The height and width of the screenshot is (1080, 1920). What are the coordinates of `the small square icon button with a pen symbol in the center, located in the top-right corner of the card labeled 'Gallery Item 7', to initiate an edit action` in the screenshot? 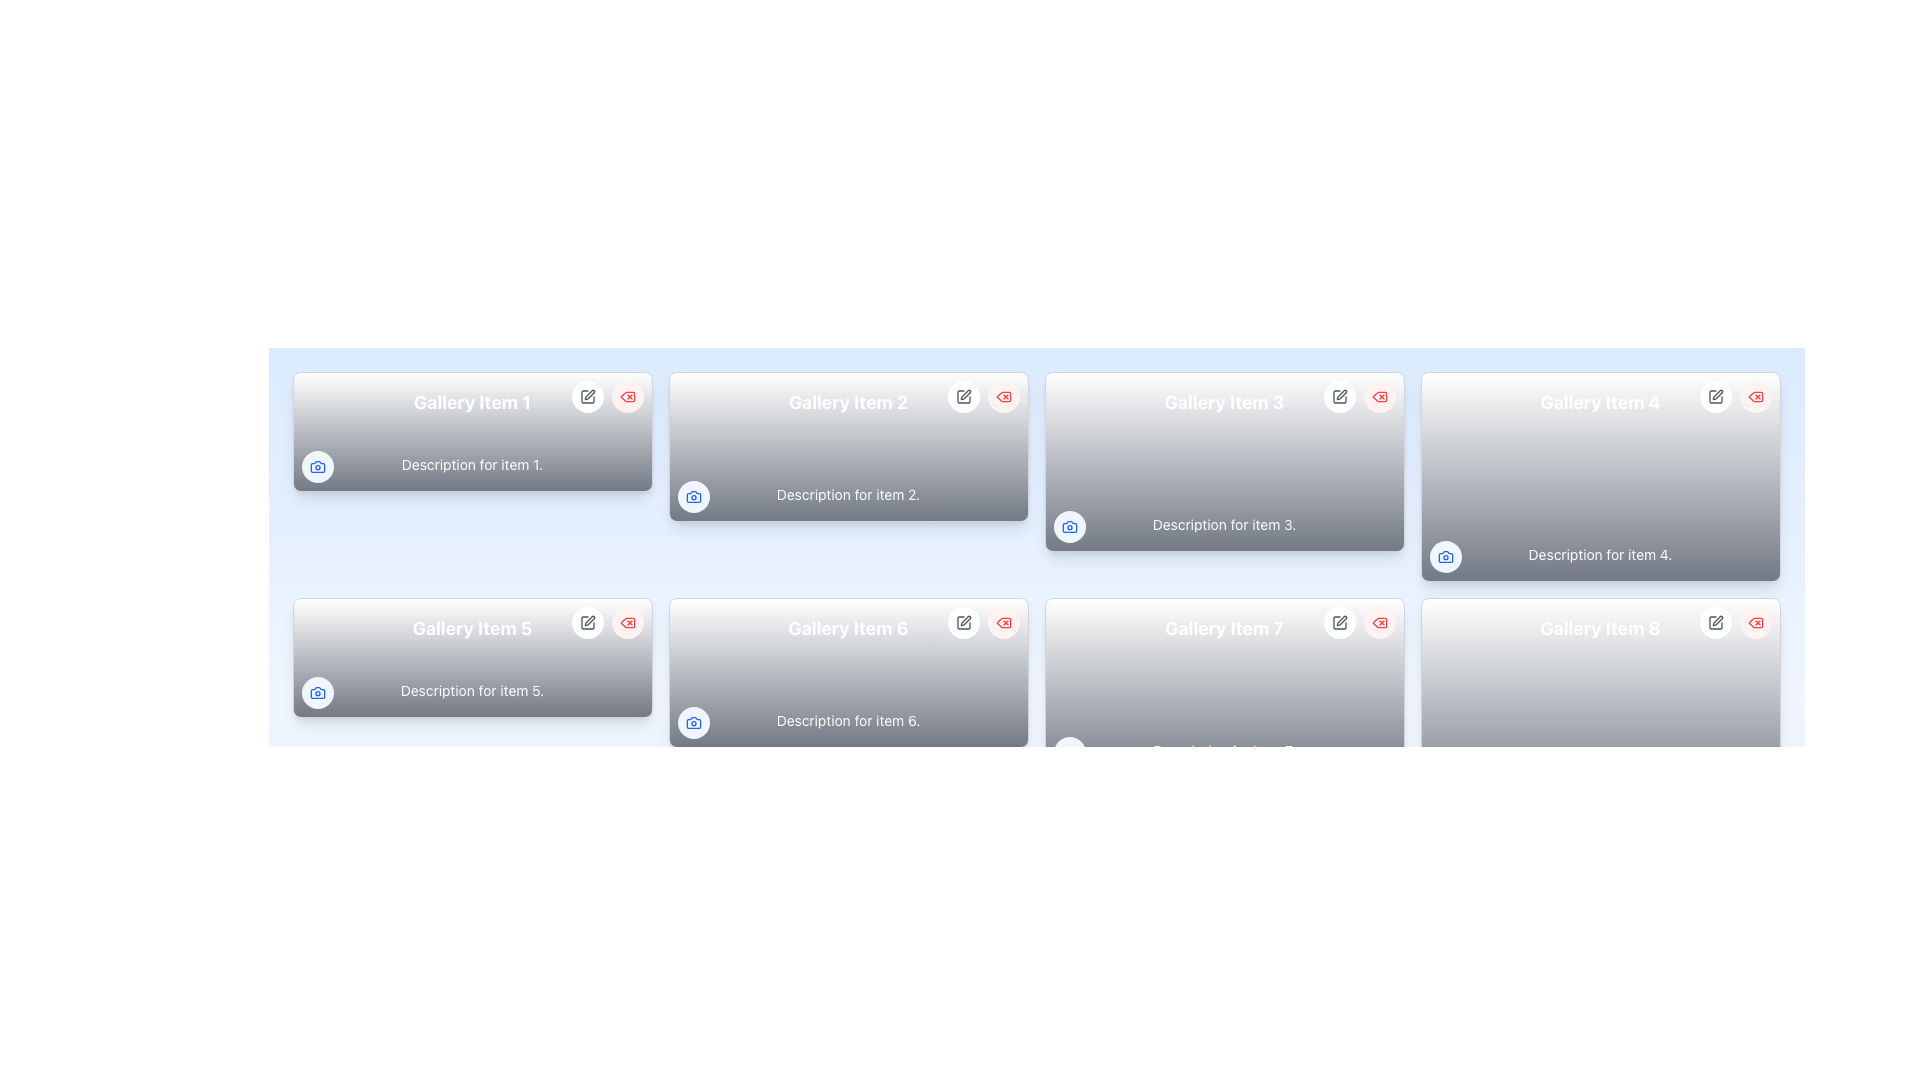 It's located at (1339, 622).